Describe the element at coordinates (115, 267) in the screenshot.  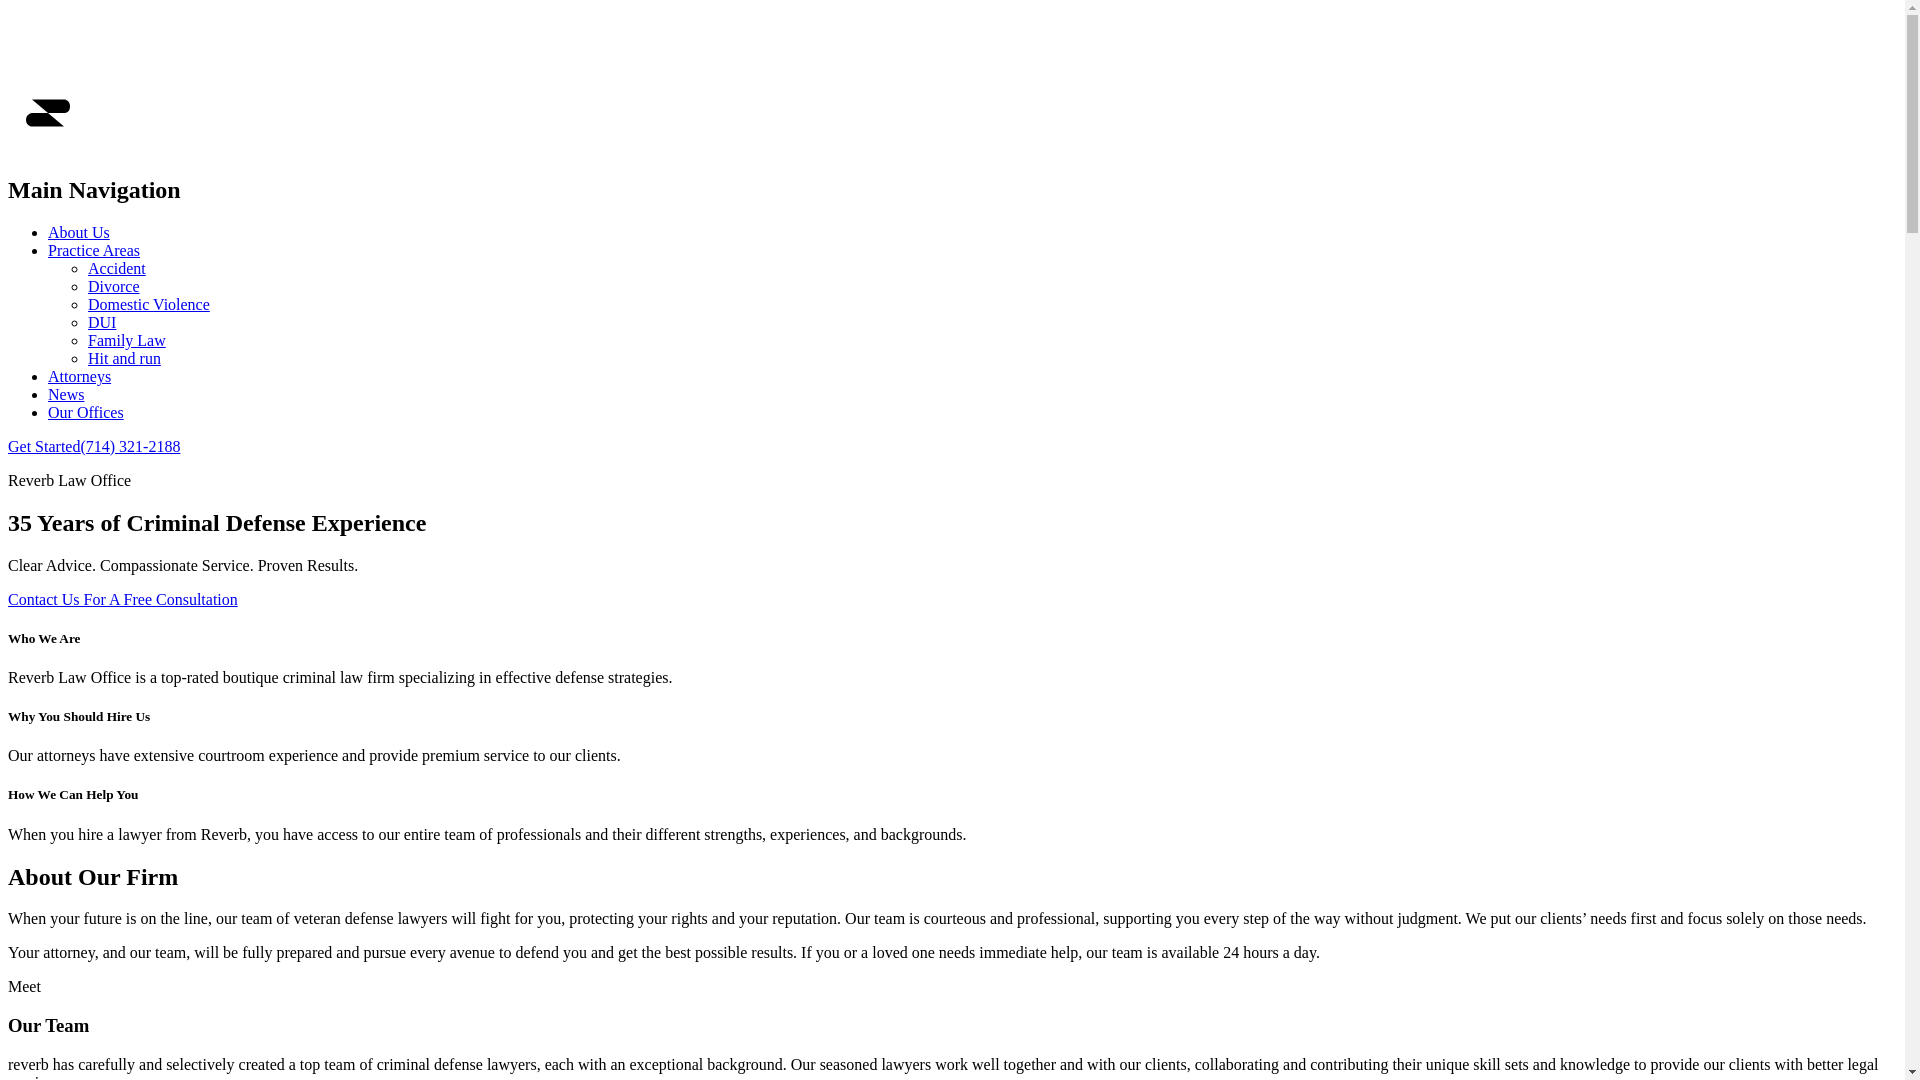
I see `'Accident'` at that location.